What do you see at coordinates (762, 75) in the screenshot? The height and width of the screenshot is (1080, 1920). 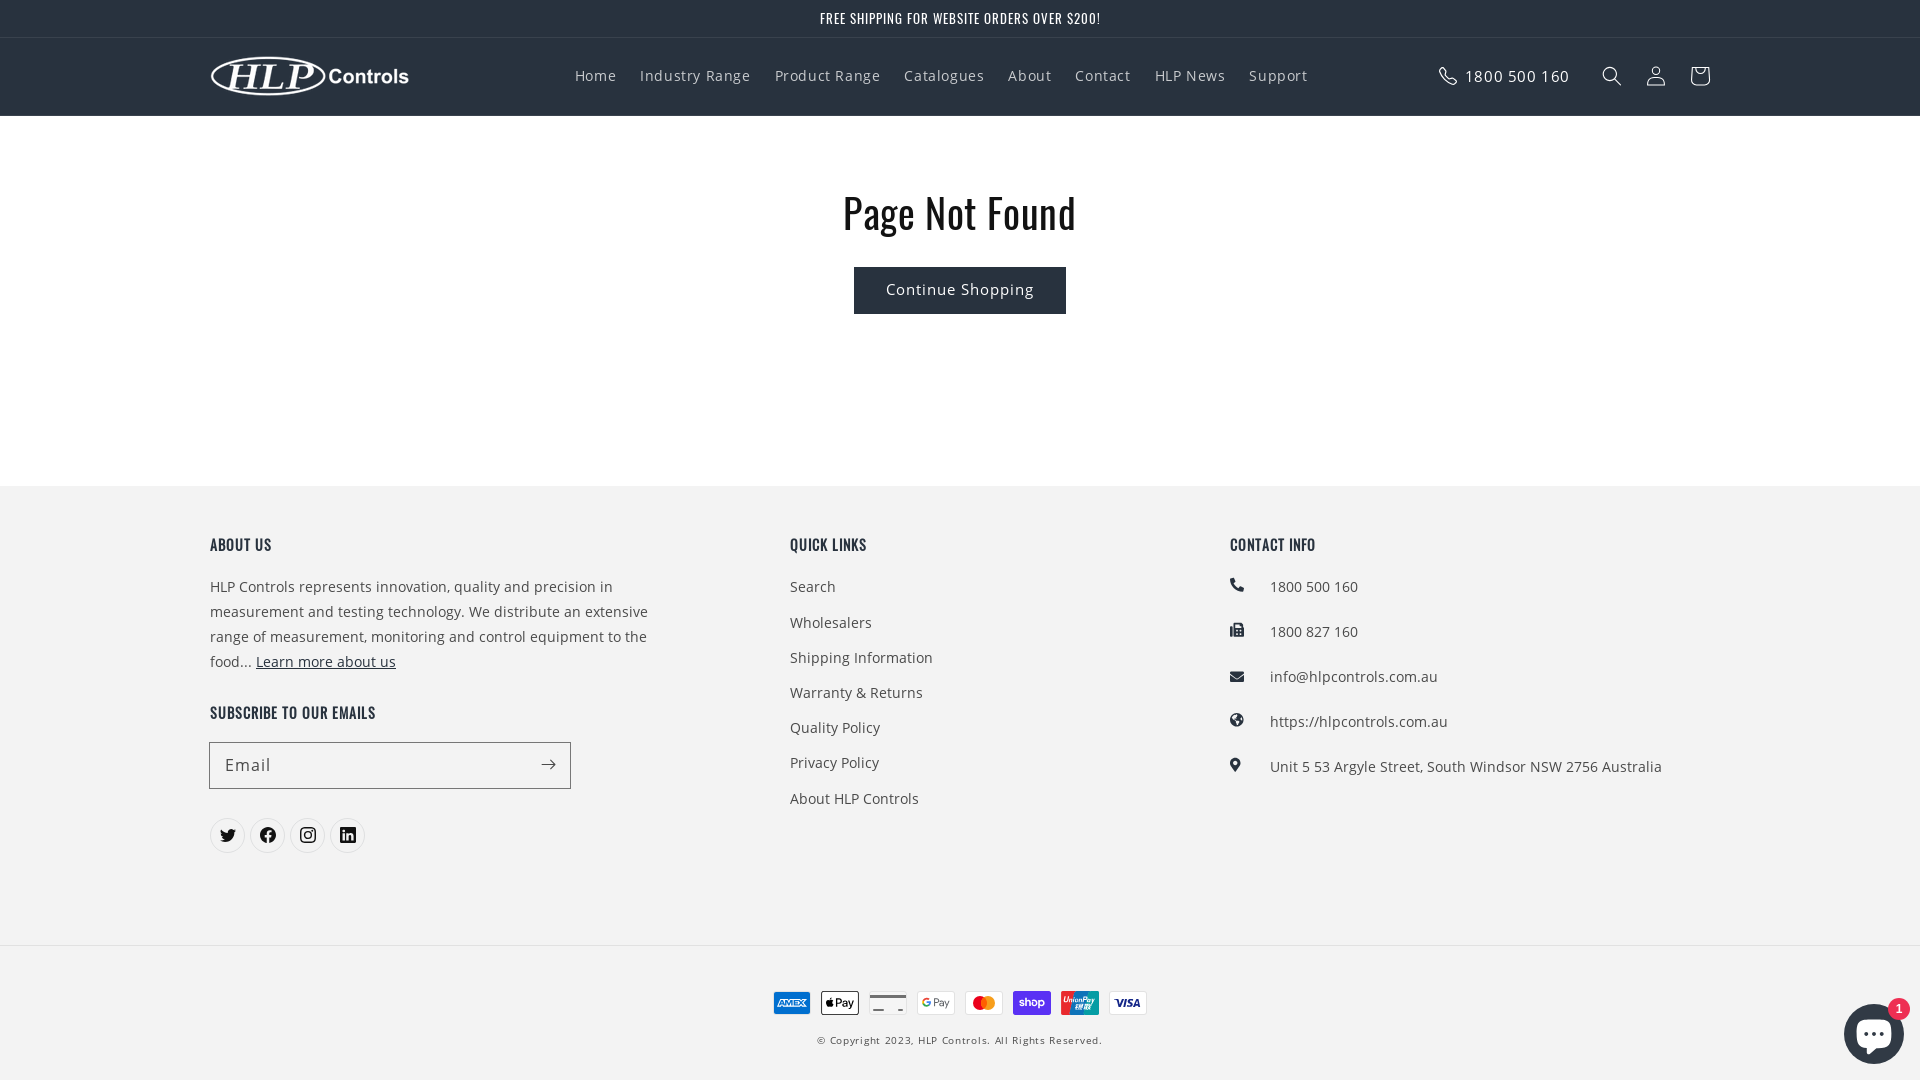 I see `'Product Range'` at bounding box center [762, 75].